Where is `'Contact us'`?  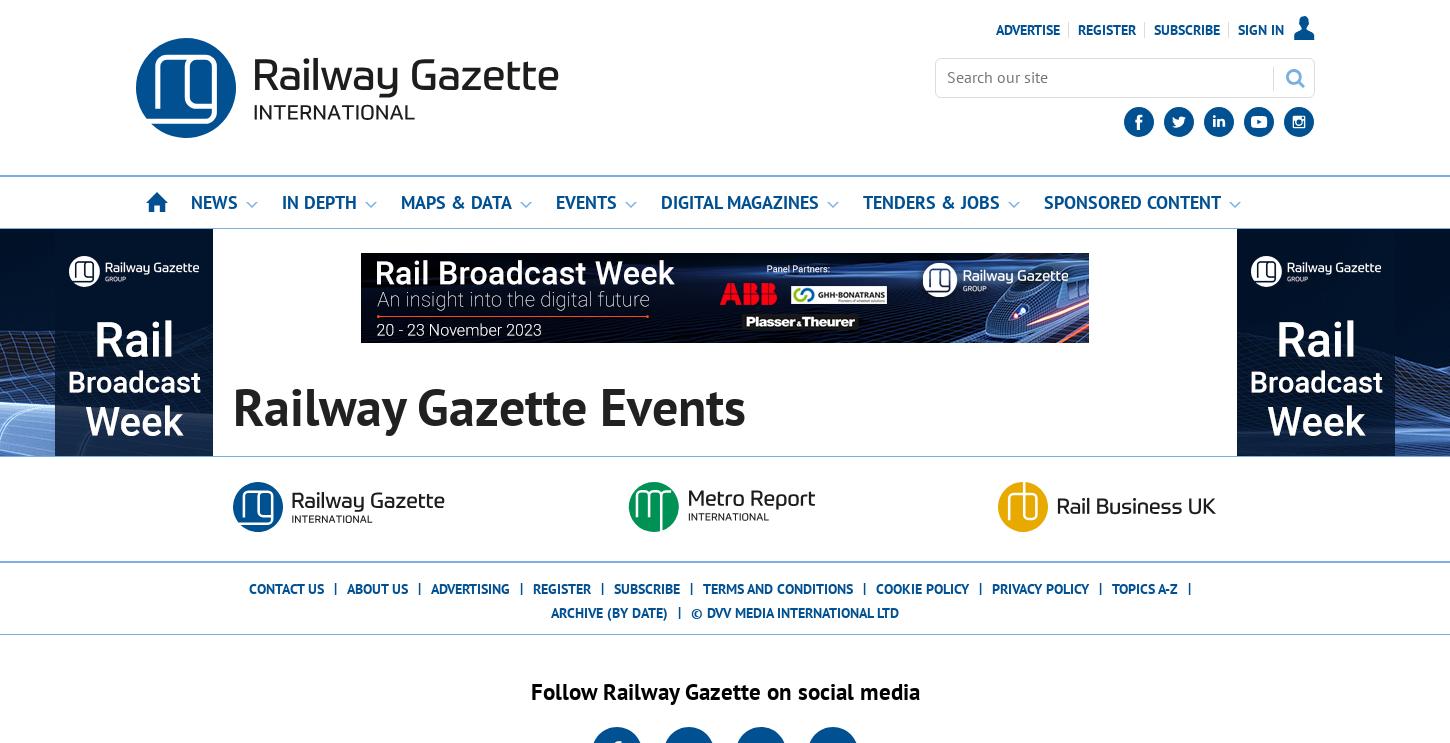
'Contact us' is located at coordinates (286, 588).